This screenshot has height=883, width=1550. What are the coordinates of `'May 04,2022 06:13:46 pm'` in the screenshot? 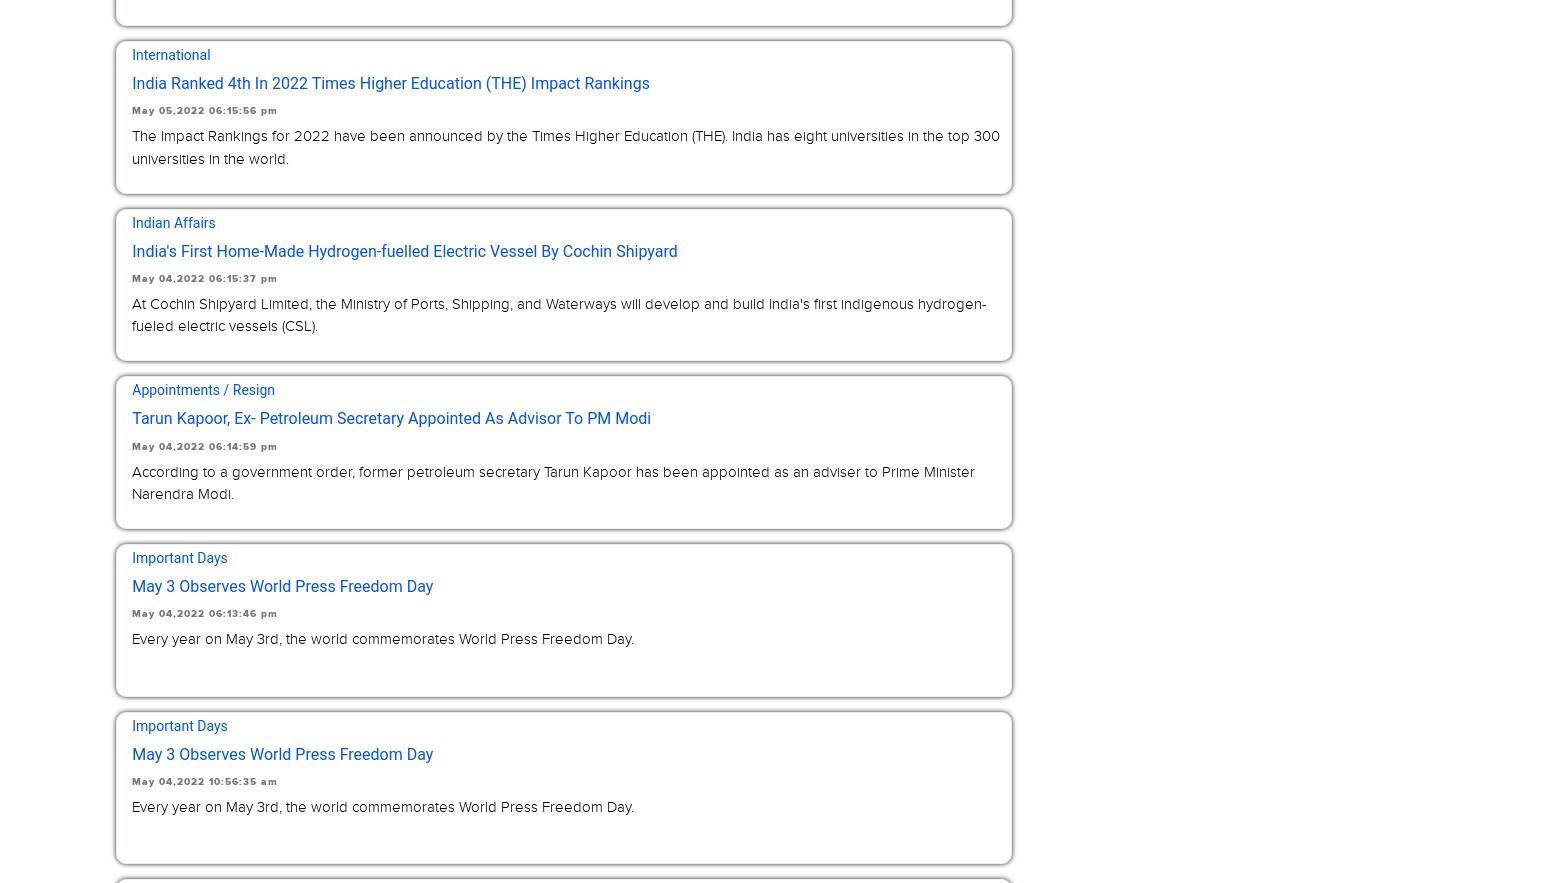 It's located at (204, 614).